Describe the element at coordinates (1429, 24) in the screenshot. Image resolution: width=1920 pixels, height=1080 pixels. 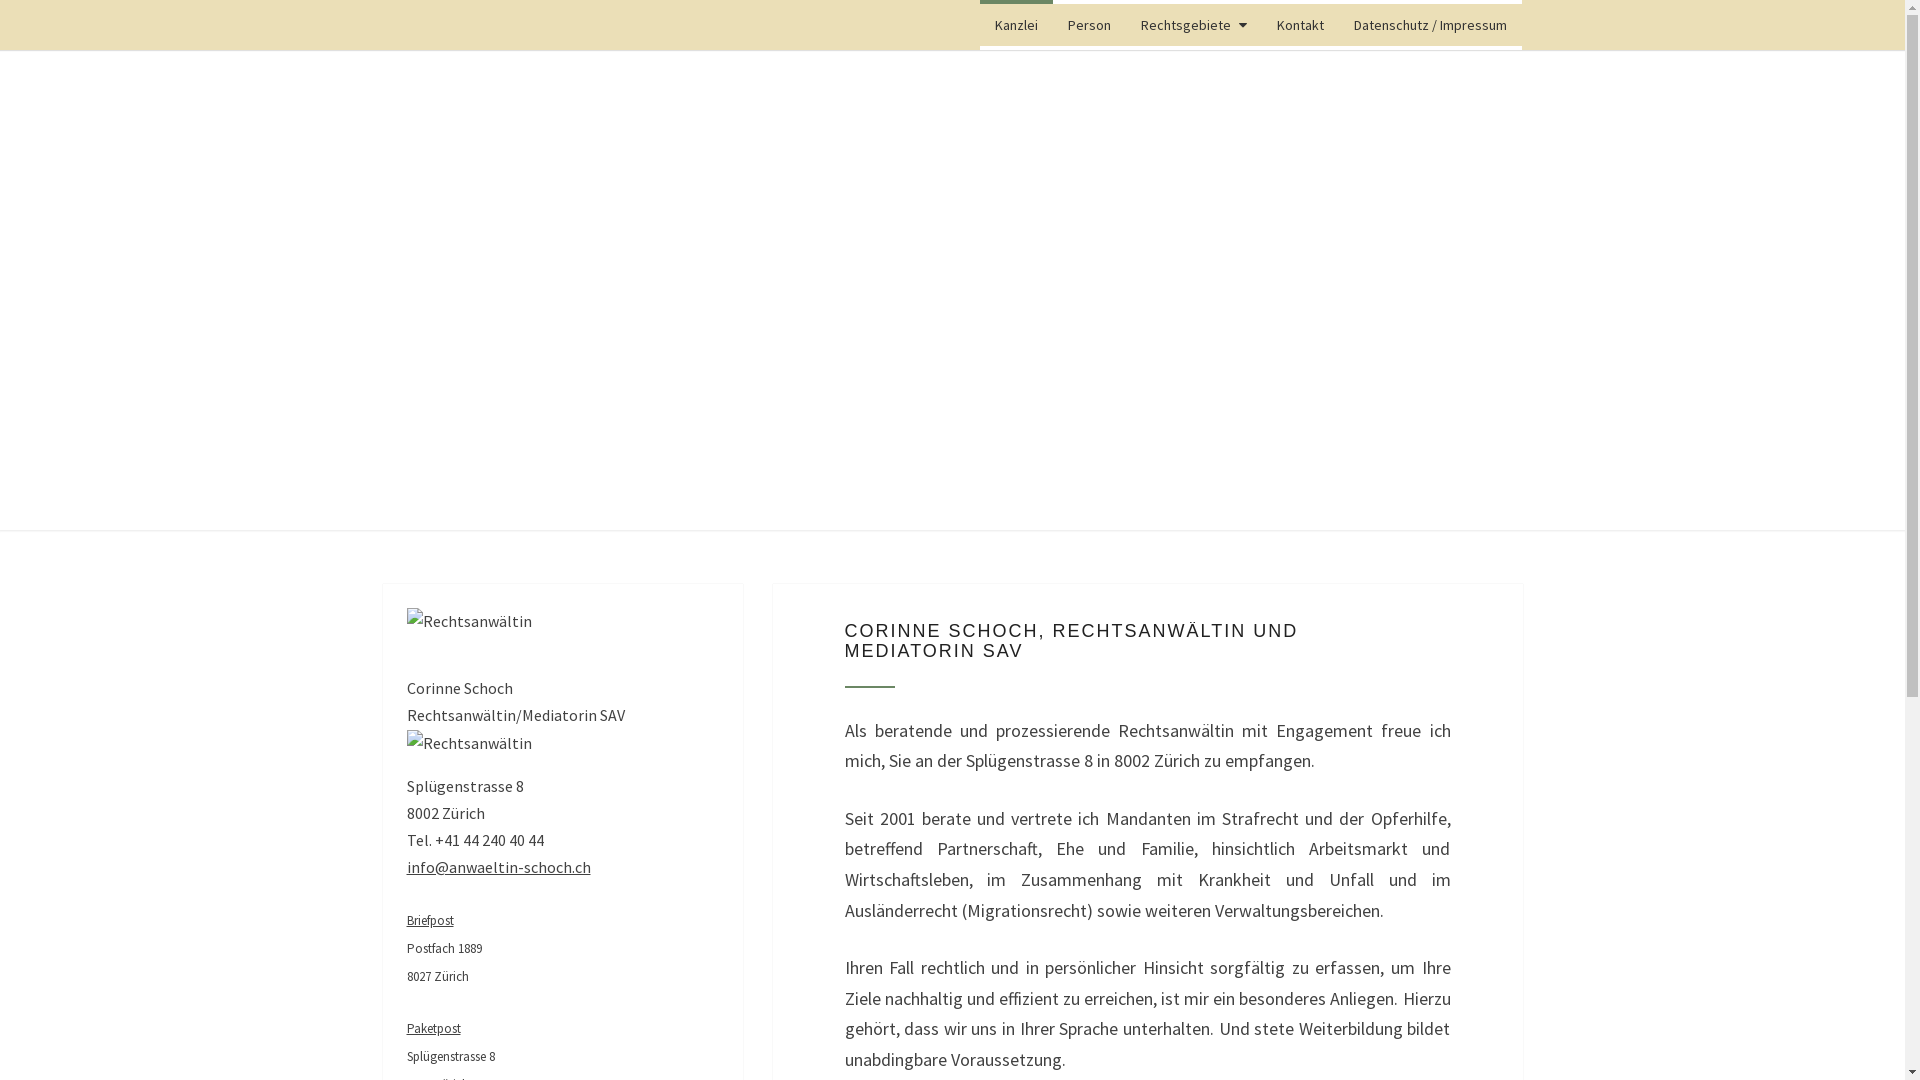
I see `'Datenschutz / Impressum'` at that location.